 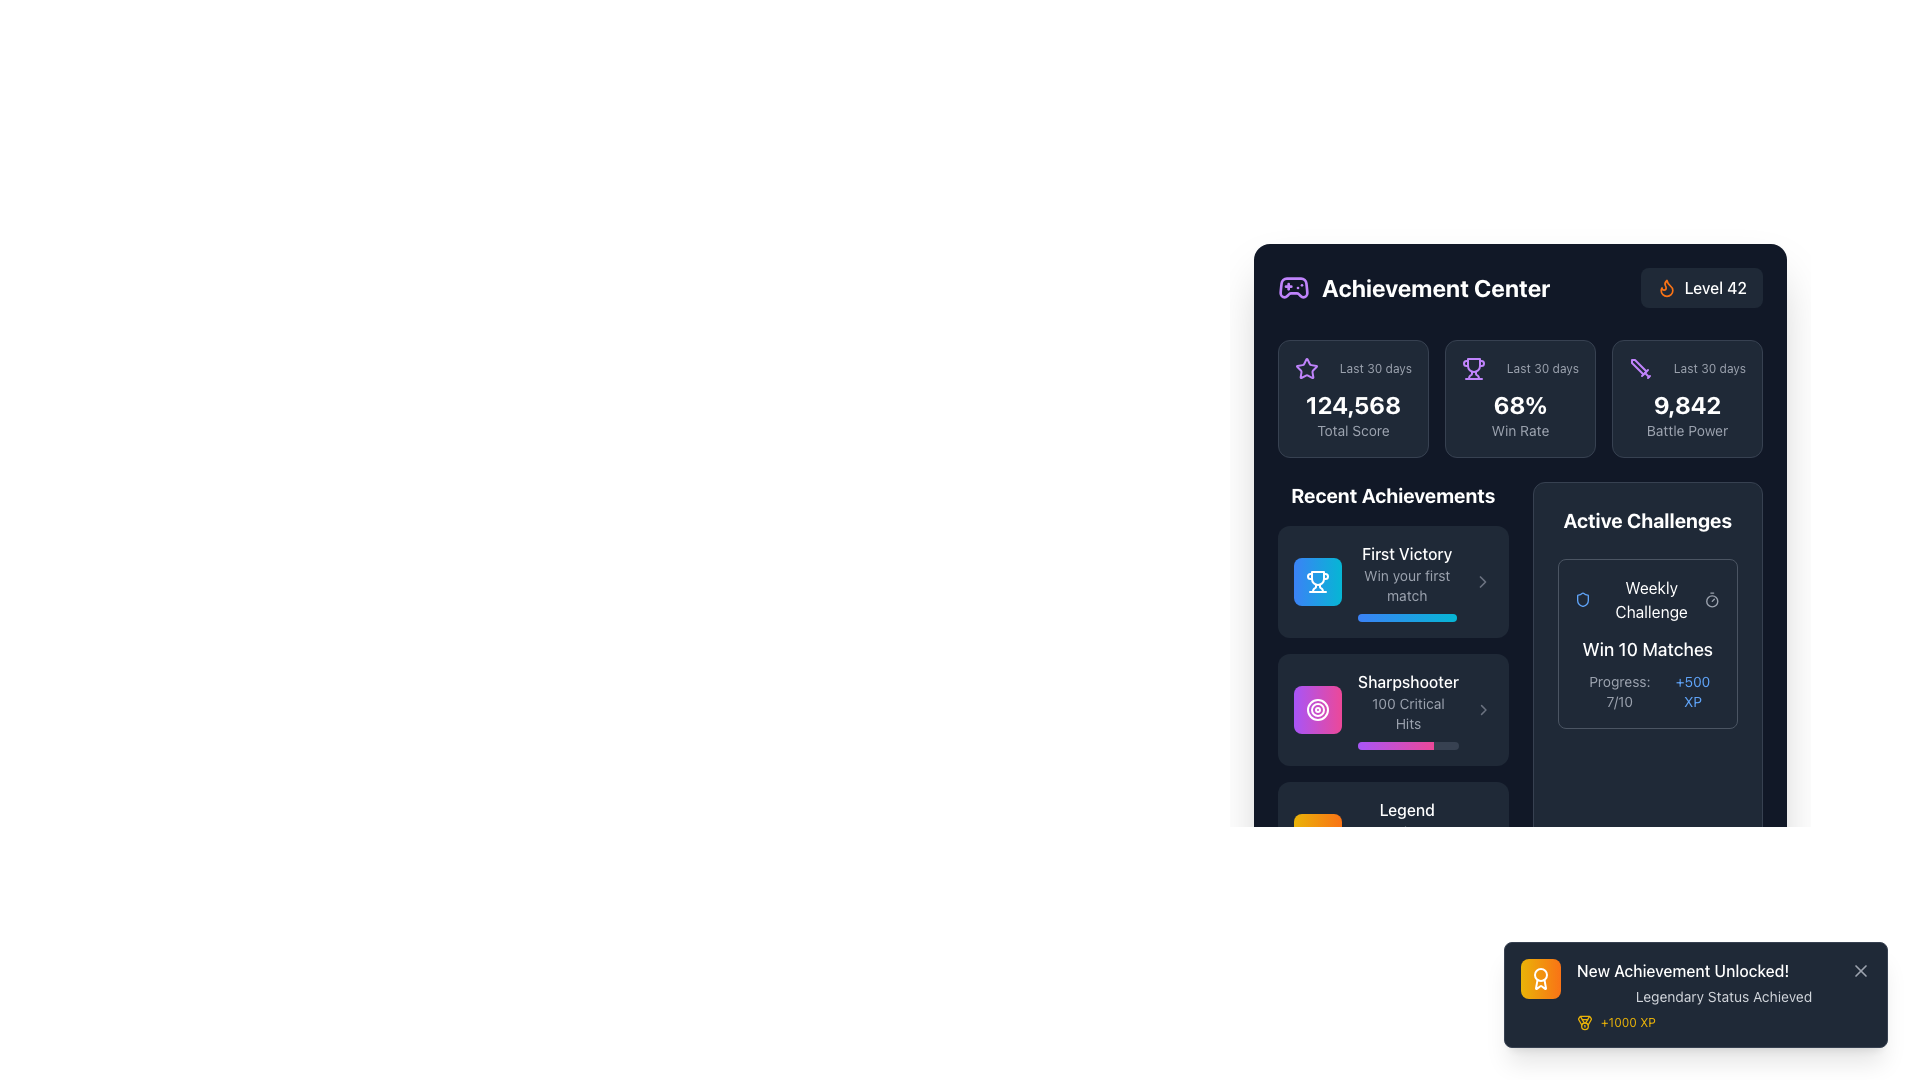 I want to click on the 'Achievement Center' header section which includes the bold white text and purple gaming controller icon on the left, and the orange flame badge with 'Level 42' on the right, if it has interactive functionality, so click(x=1520, y=288).